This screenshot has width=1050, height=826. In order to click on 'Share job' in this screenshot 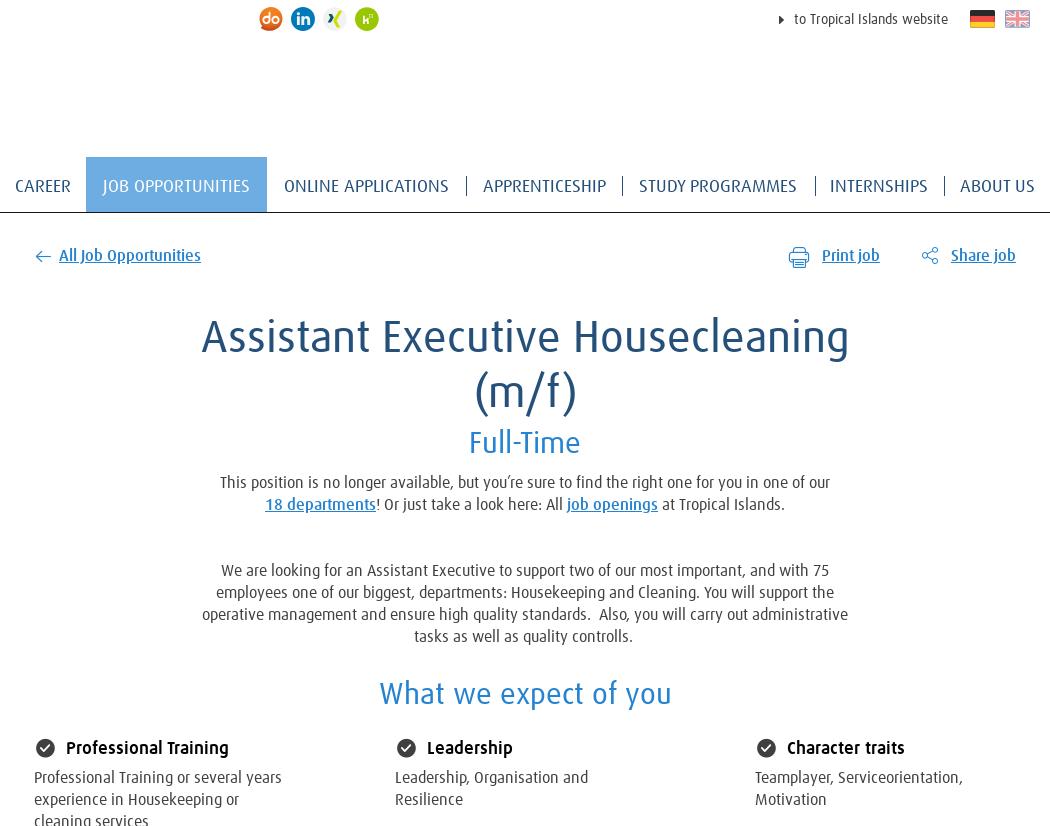, I will do `click(983, 255)`.